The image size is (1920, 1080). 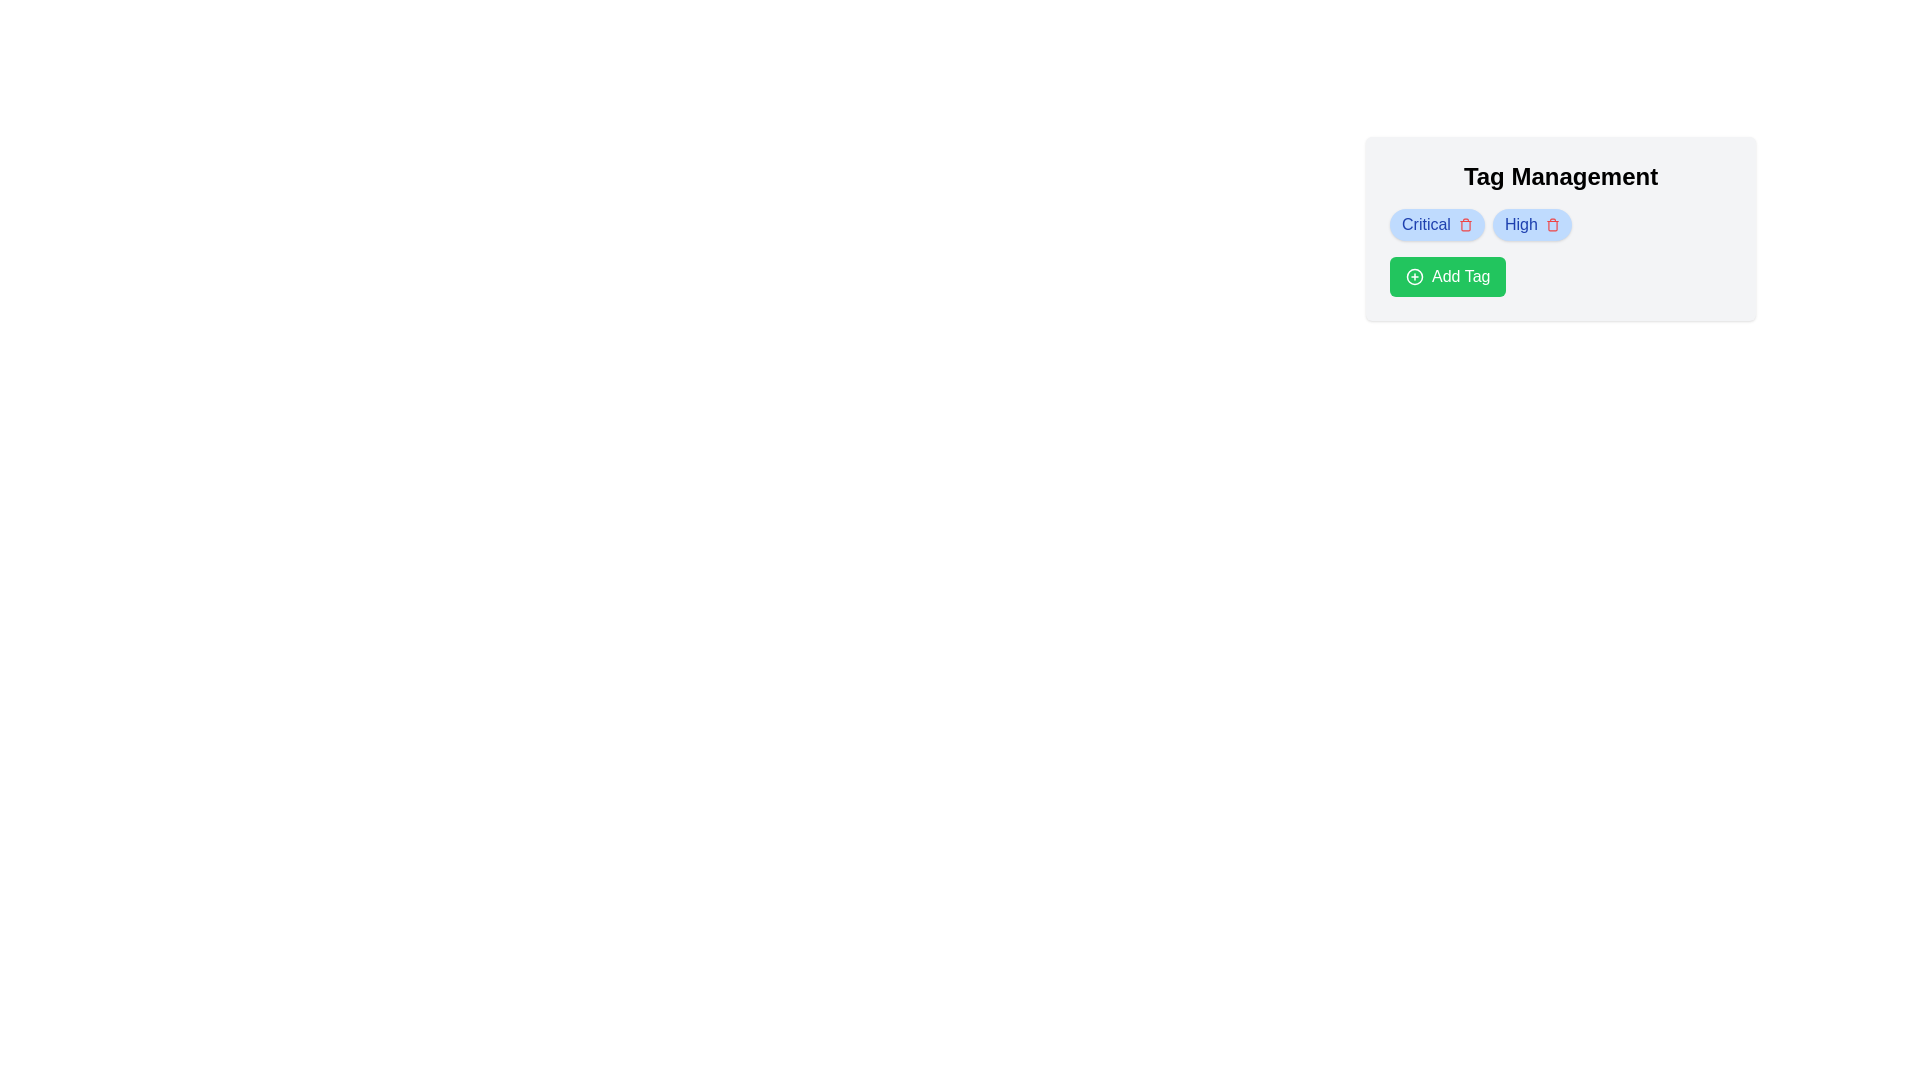 I want to click on the 'Add Tag' button, which is a rectangular button with a green background, rounded edges, and white text, located at the bottom of the 'Tag Management' group, so click(x=1448, y=277).